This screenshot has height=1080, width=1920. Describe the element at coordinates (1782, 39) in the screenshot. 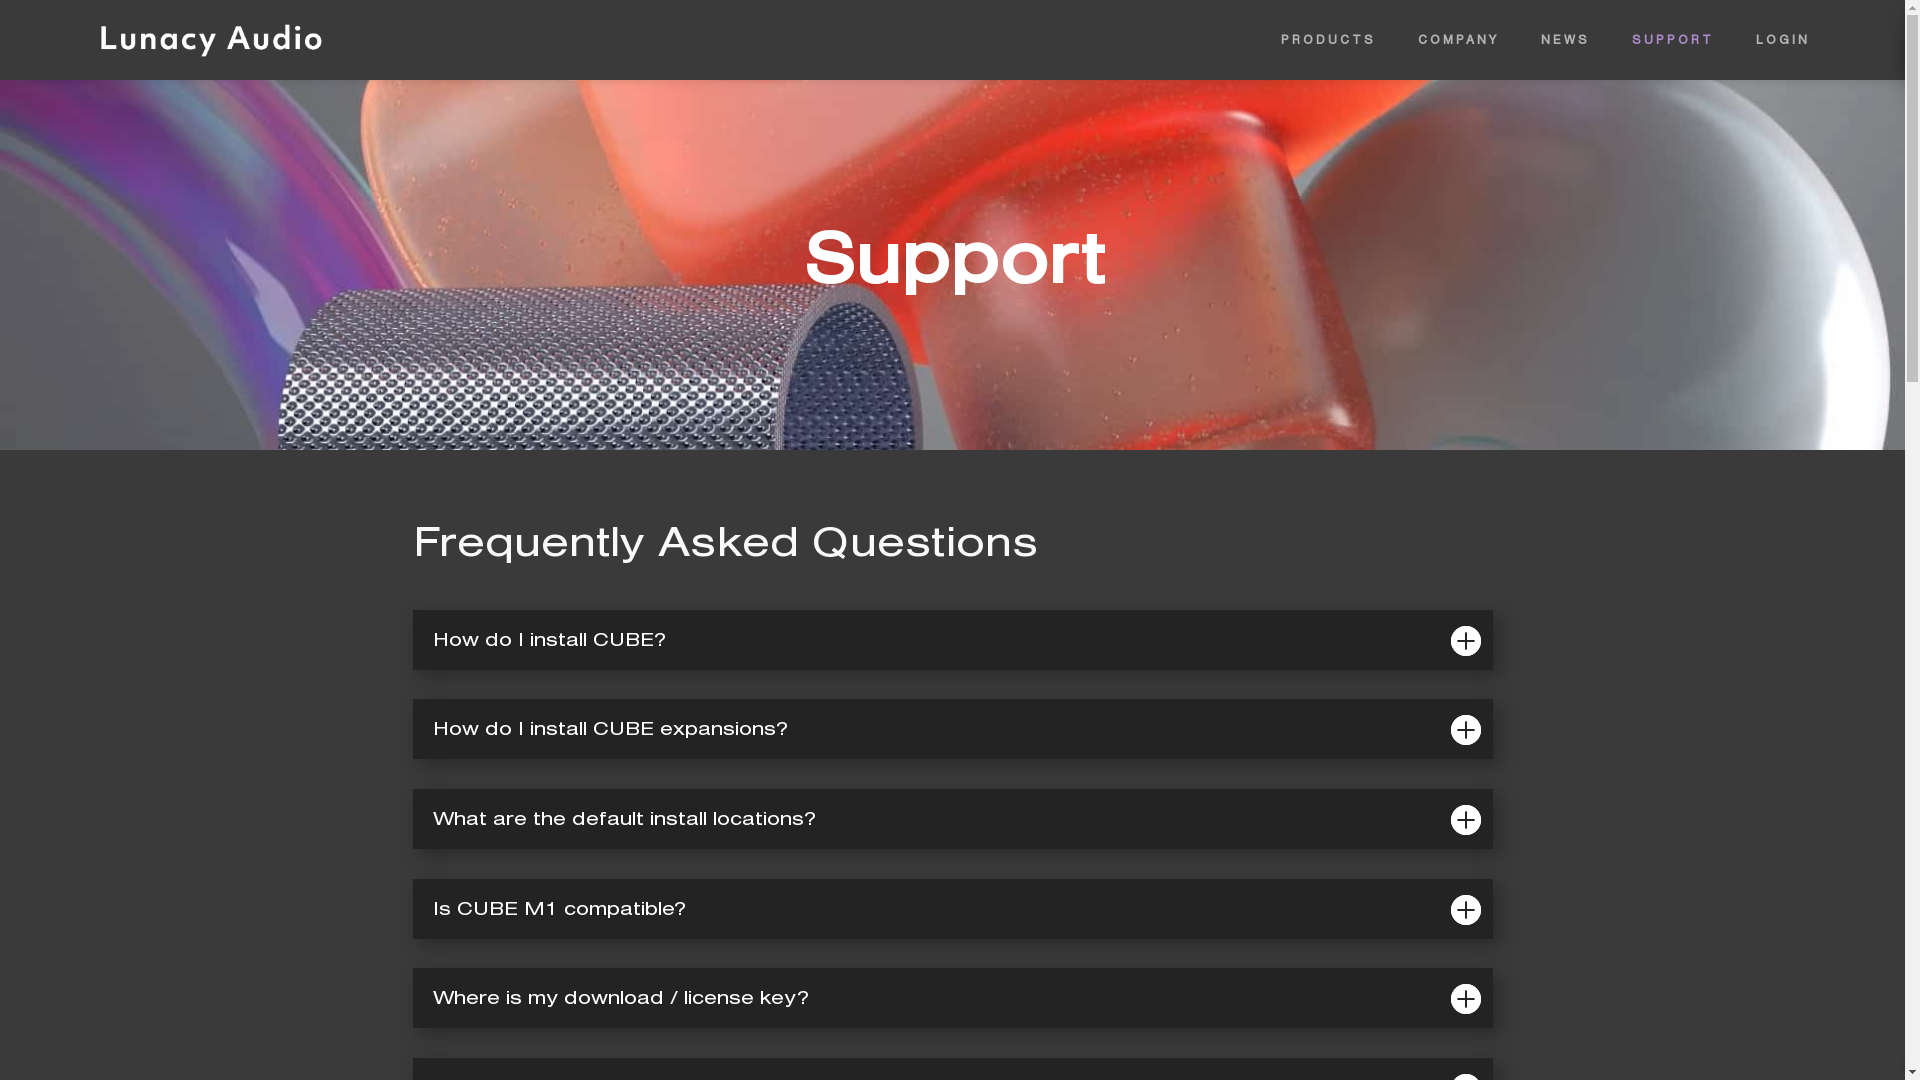

I see `'LOGIN'` at that location.